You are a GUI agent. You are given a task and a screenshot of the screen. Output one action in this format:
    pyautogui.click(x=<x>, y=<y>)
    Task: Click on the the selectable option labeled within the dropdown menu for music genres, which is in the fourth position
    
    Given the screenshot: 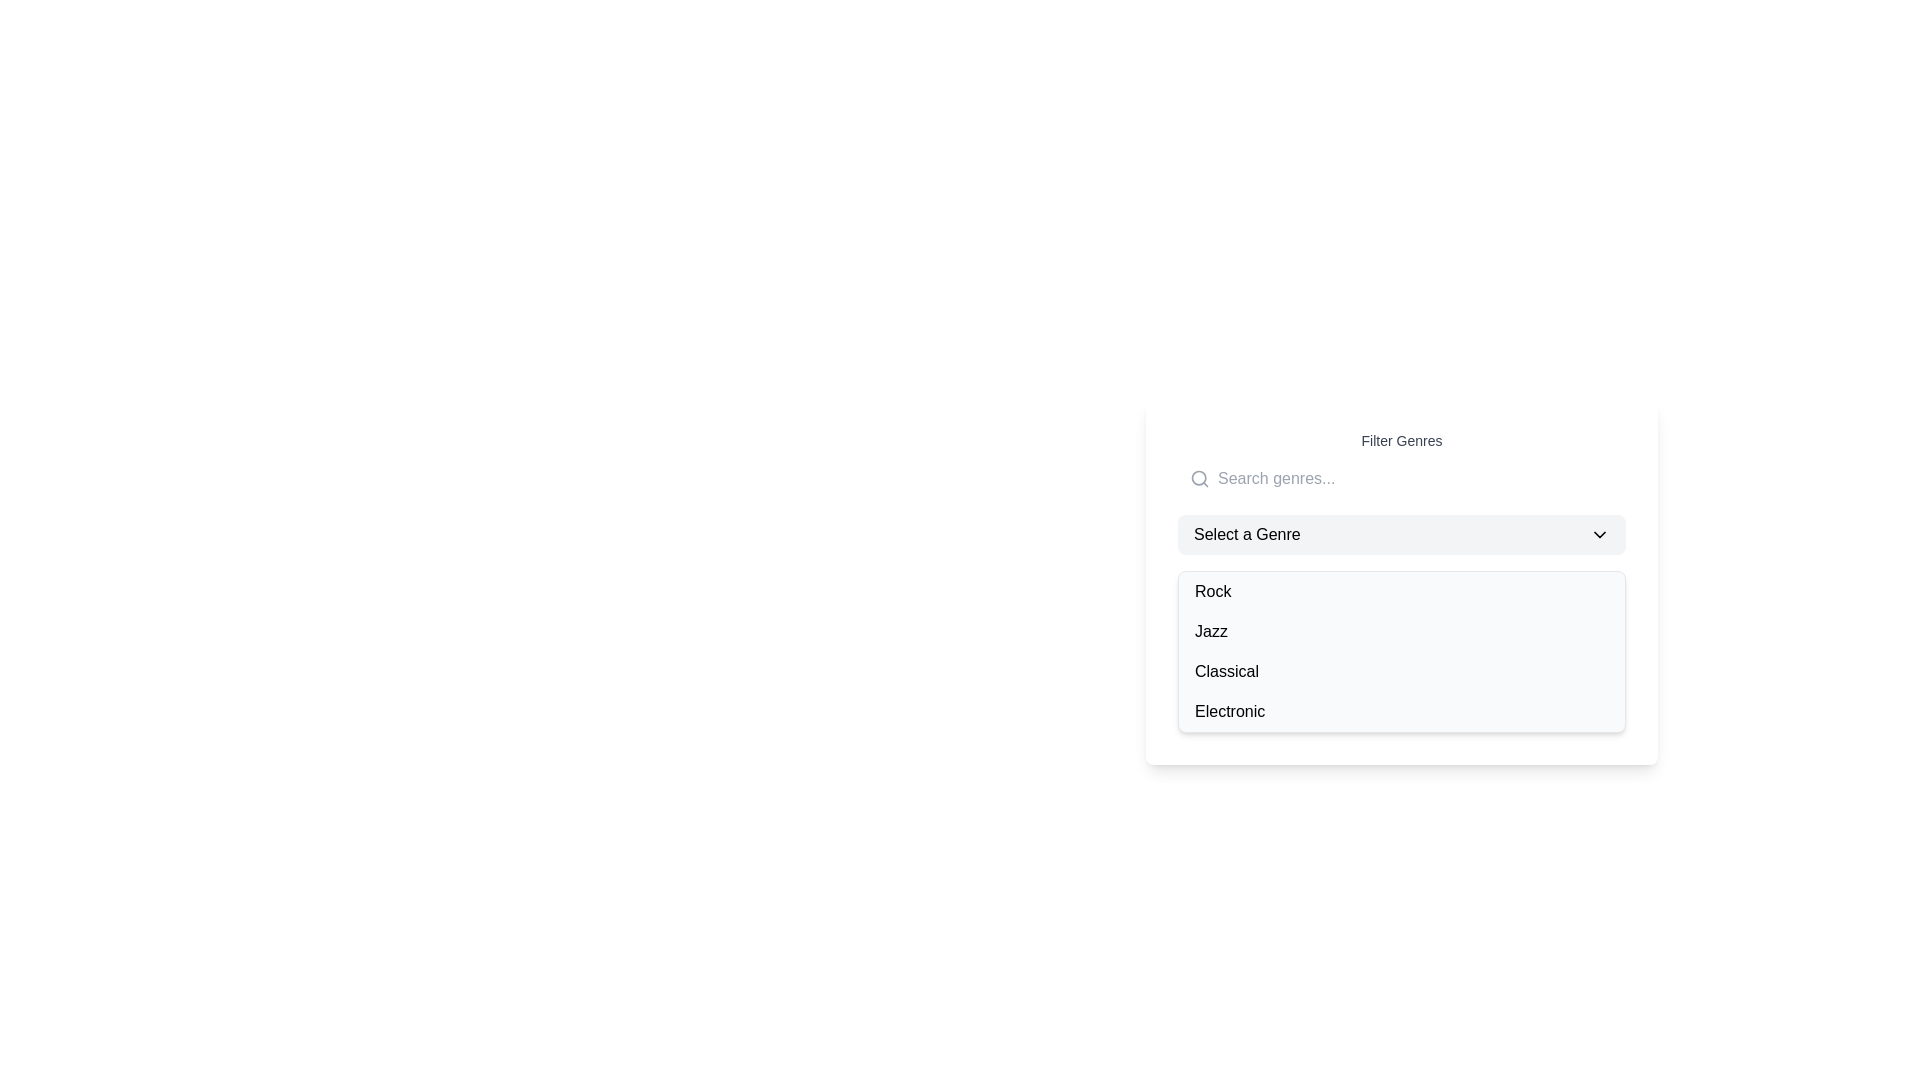 What is the action you would take?
    pyautogui.click(x=1229, y=711)
    